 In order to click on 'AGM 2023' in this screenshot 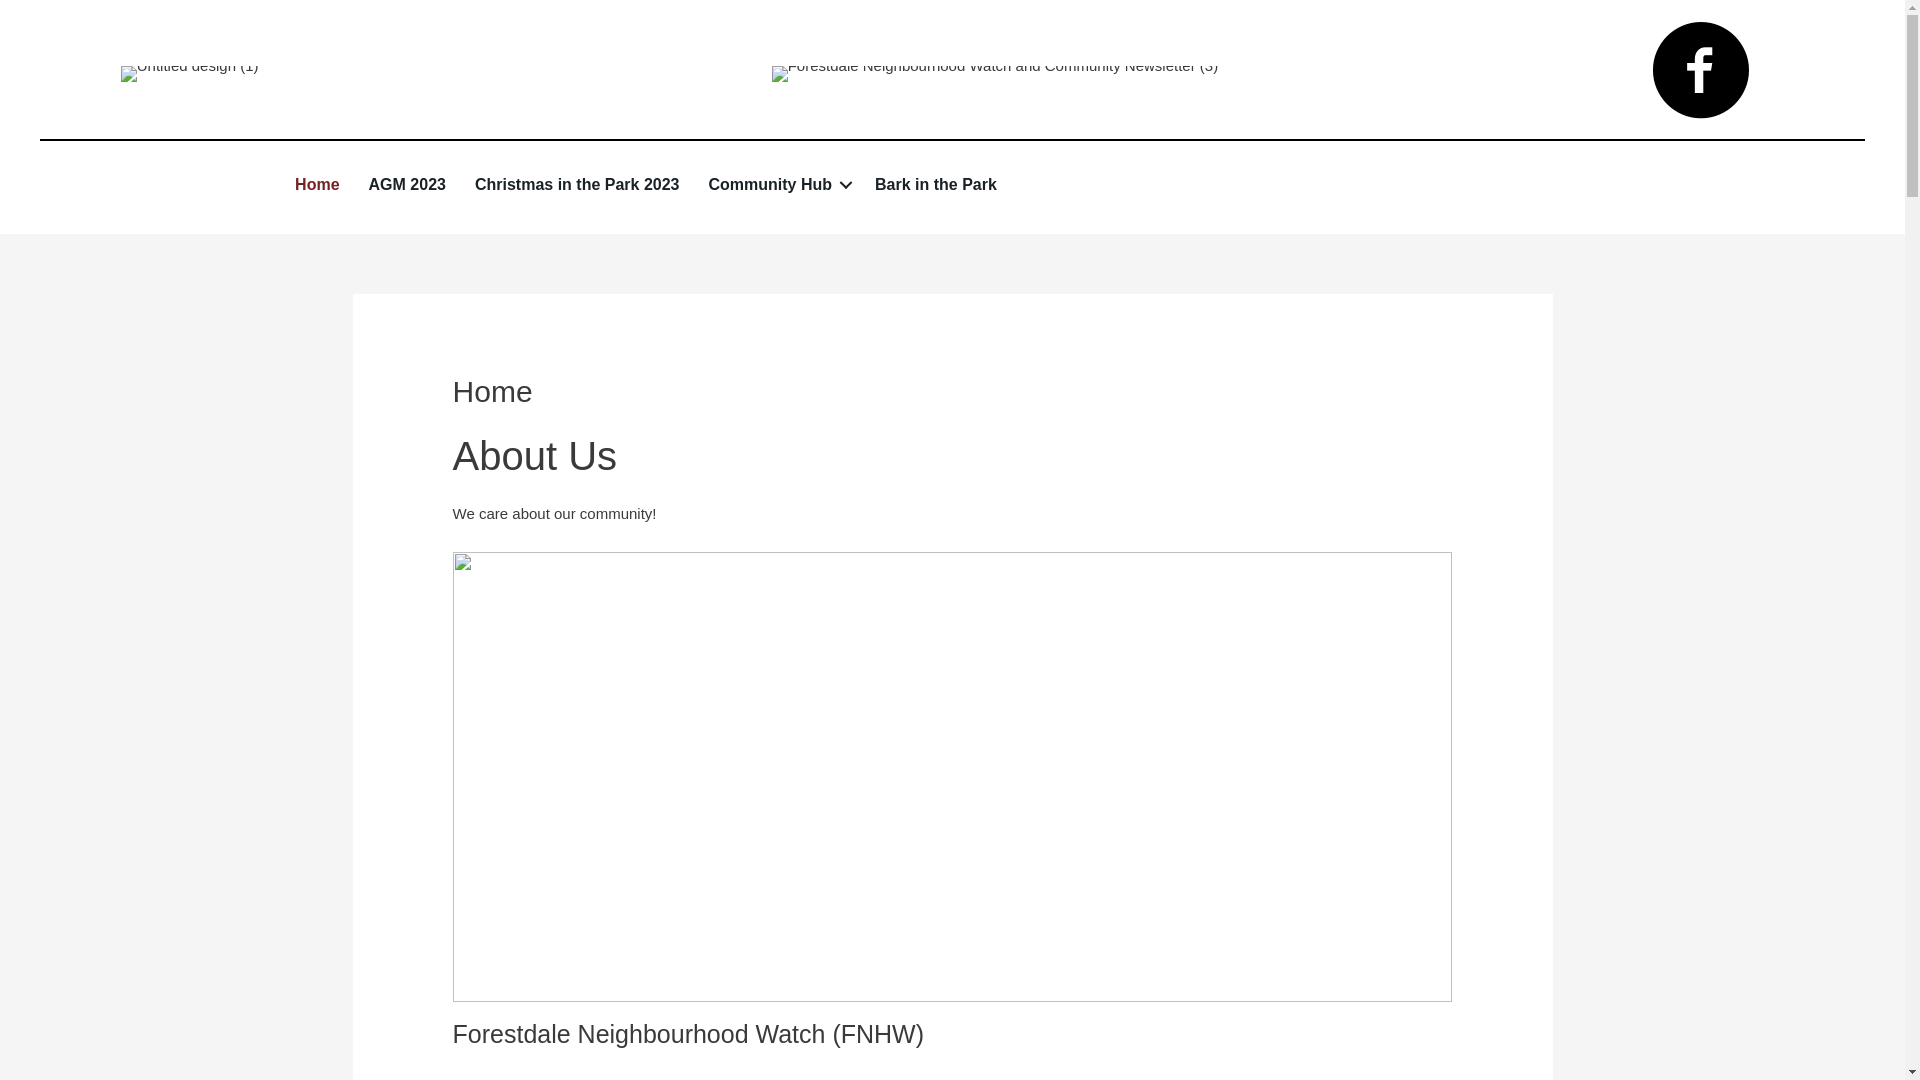, I will do `click(355, 185)`.